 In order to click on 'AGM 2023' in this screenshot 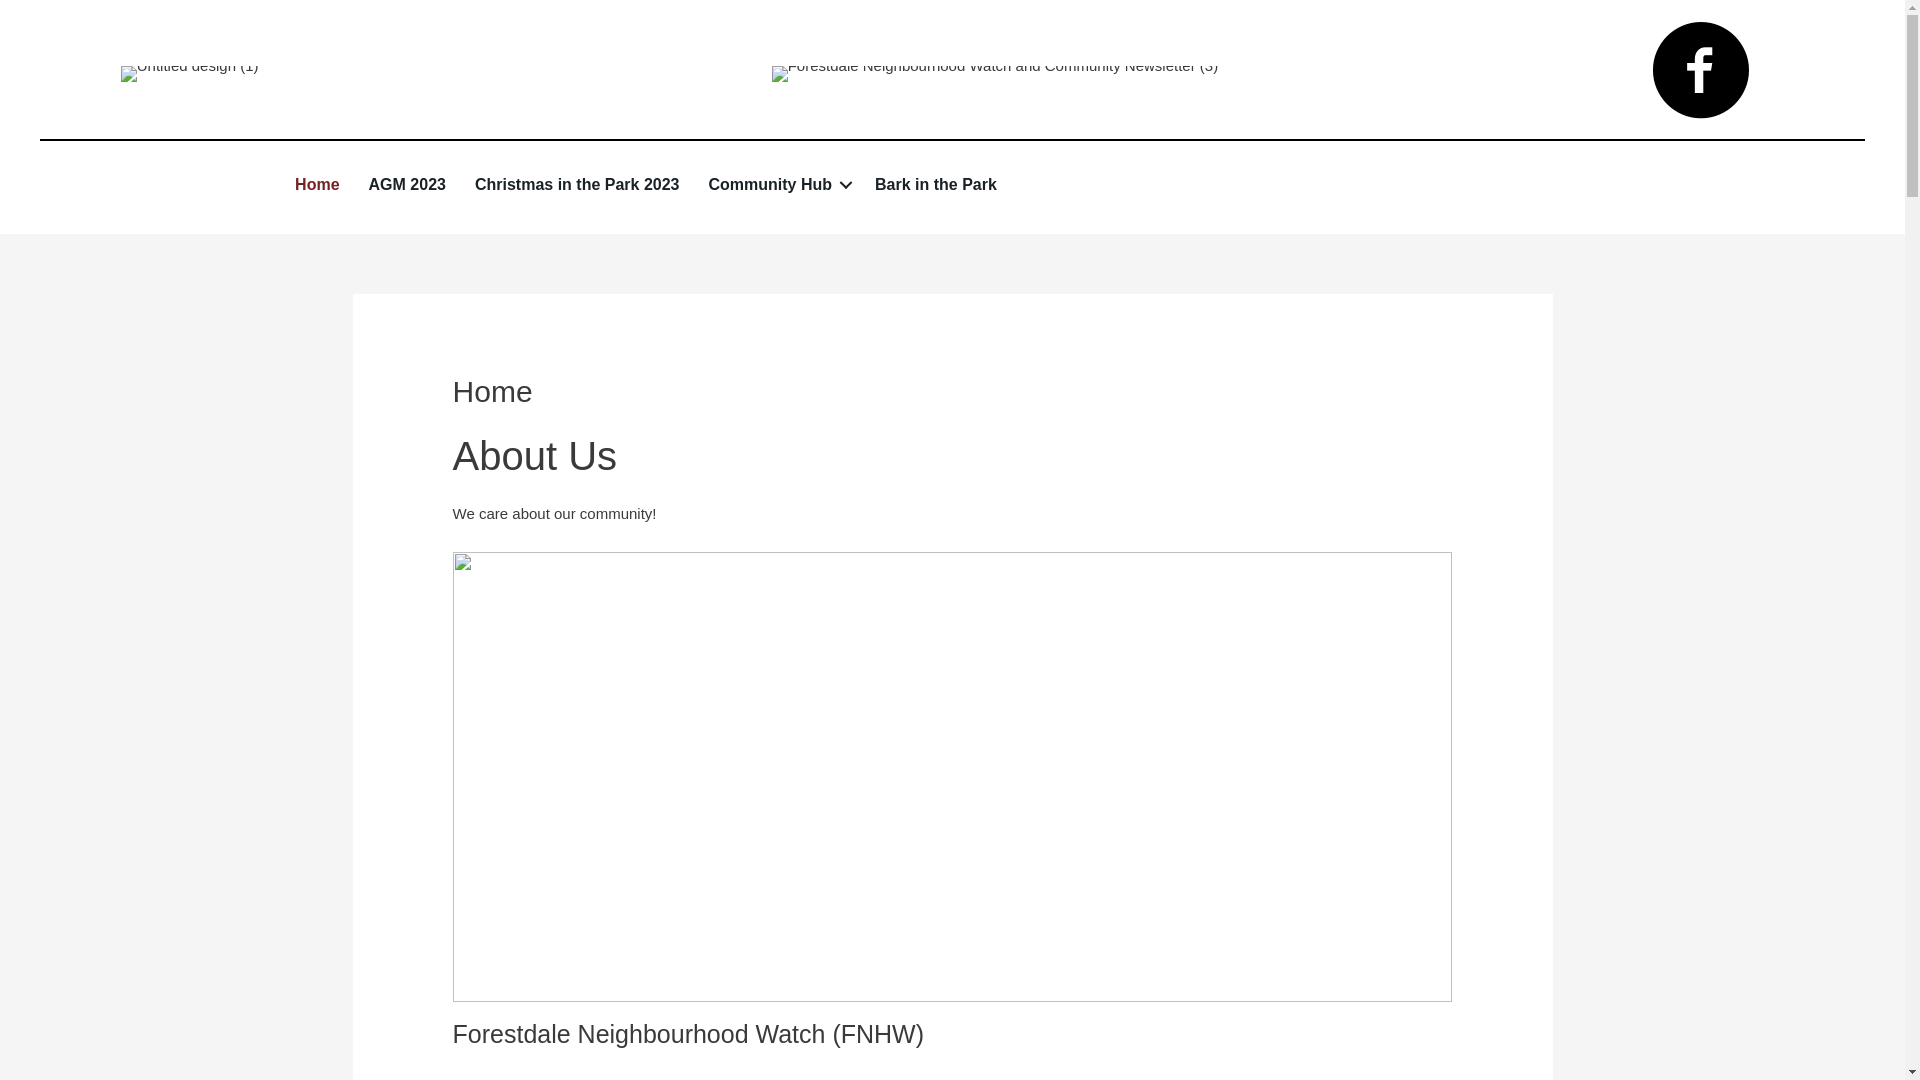, I will do `click(355, 185)`.